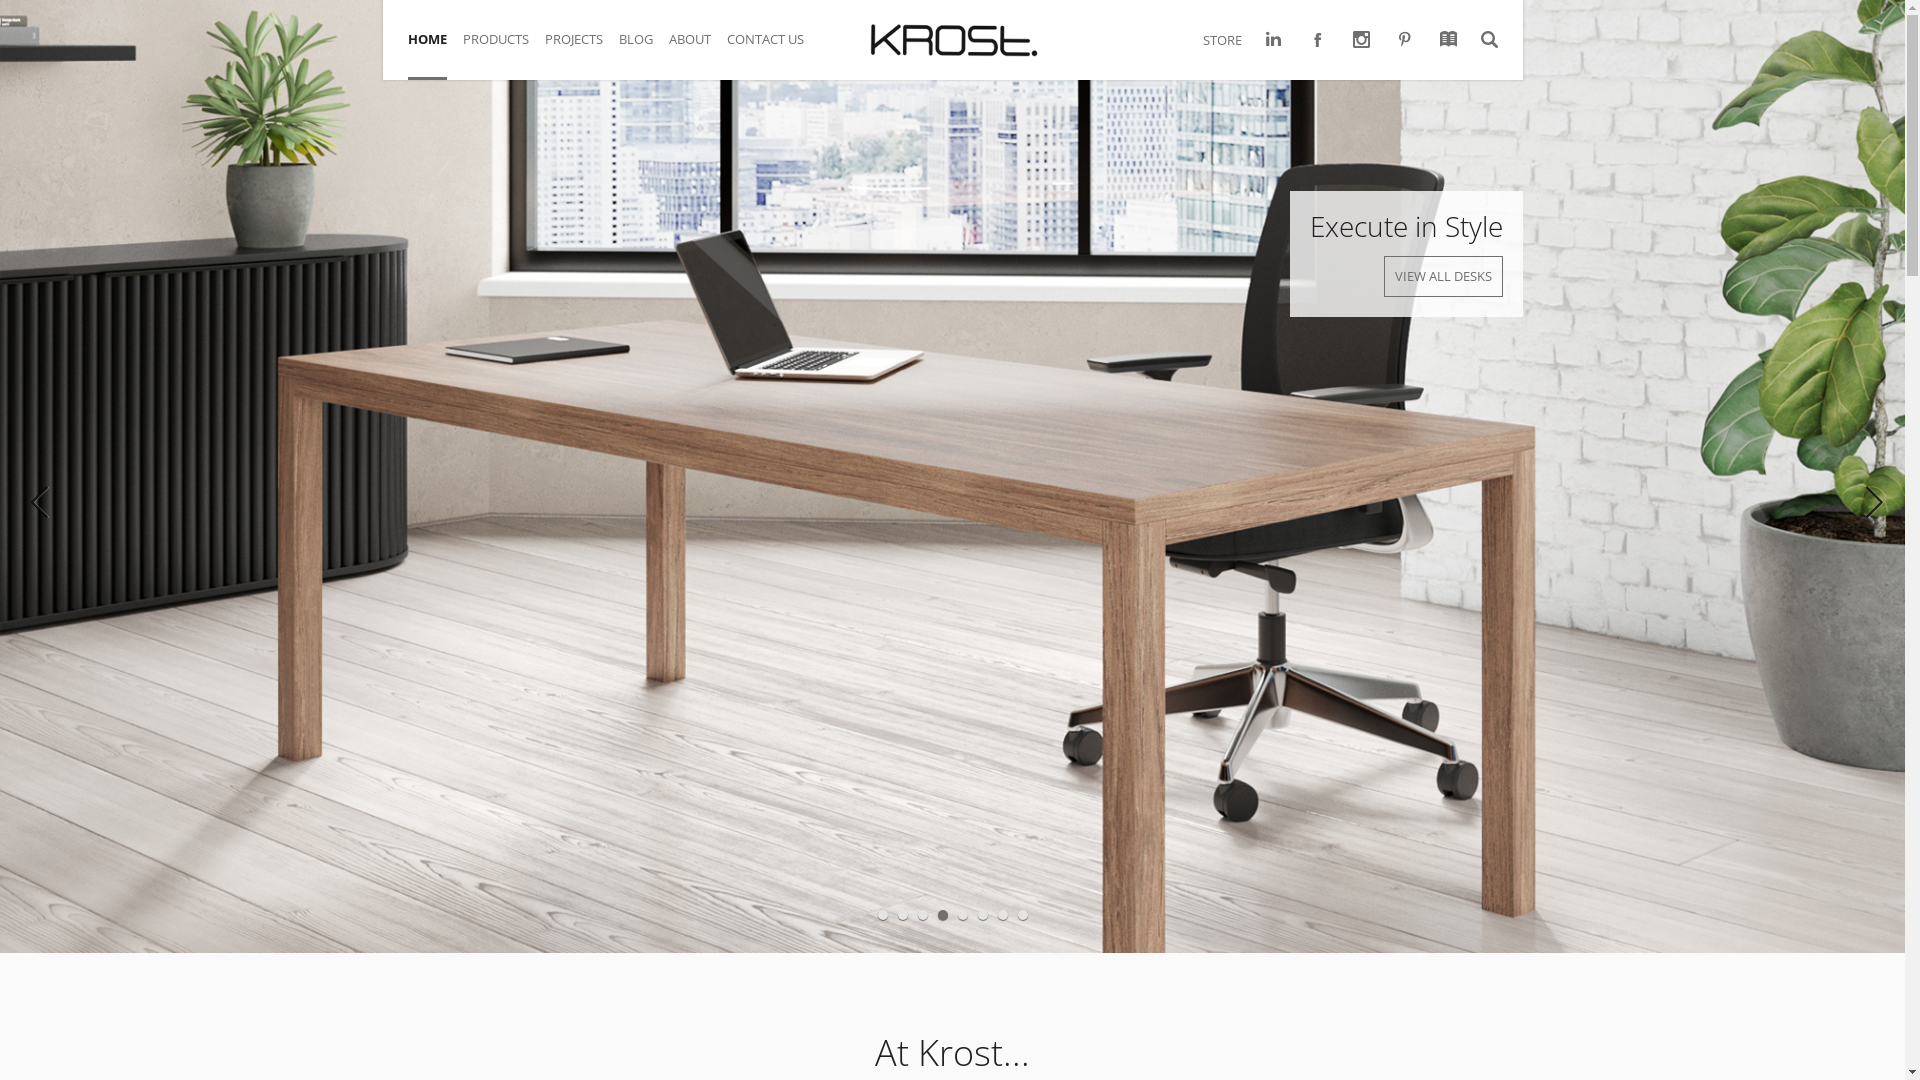 This screenshot has width=1920, height=1080. I want to click on 'BLOG', so click(643, 49).